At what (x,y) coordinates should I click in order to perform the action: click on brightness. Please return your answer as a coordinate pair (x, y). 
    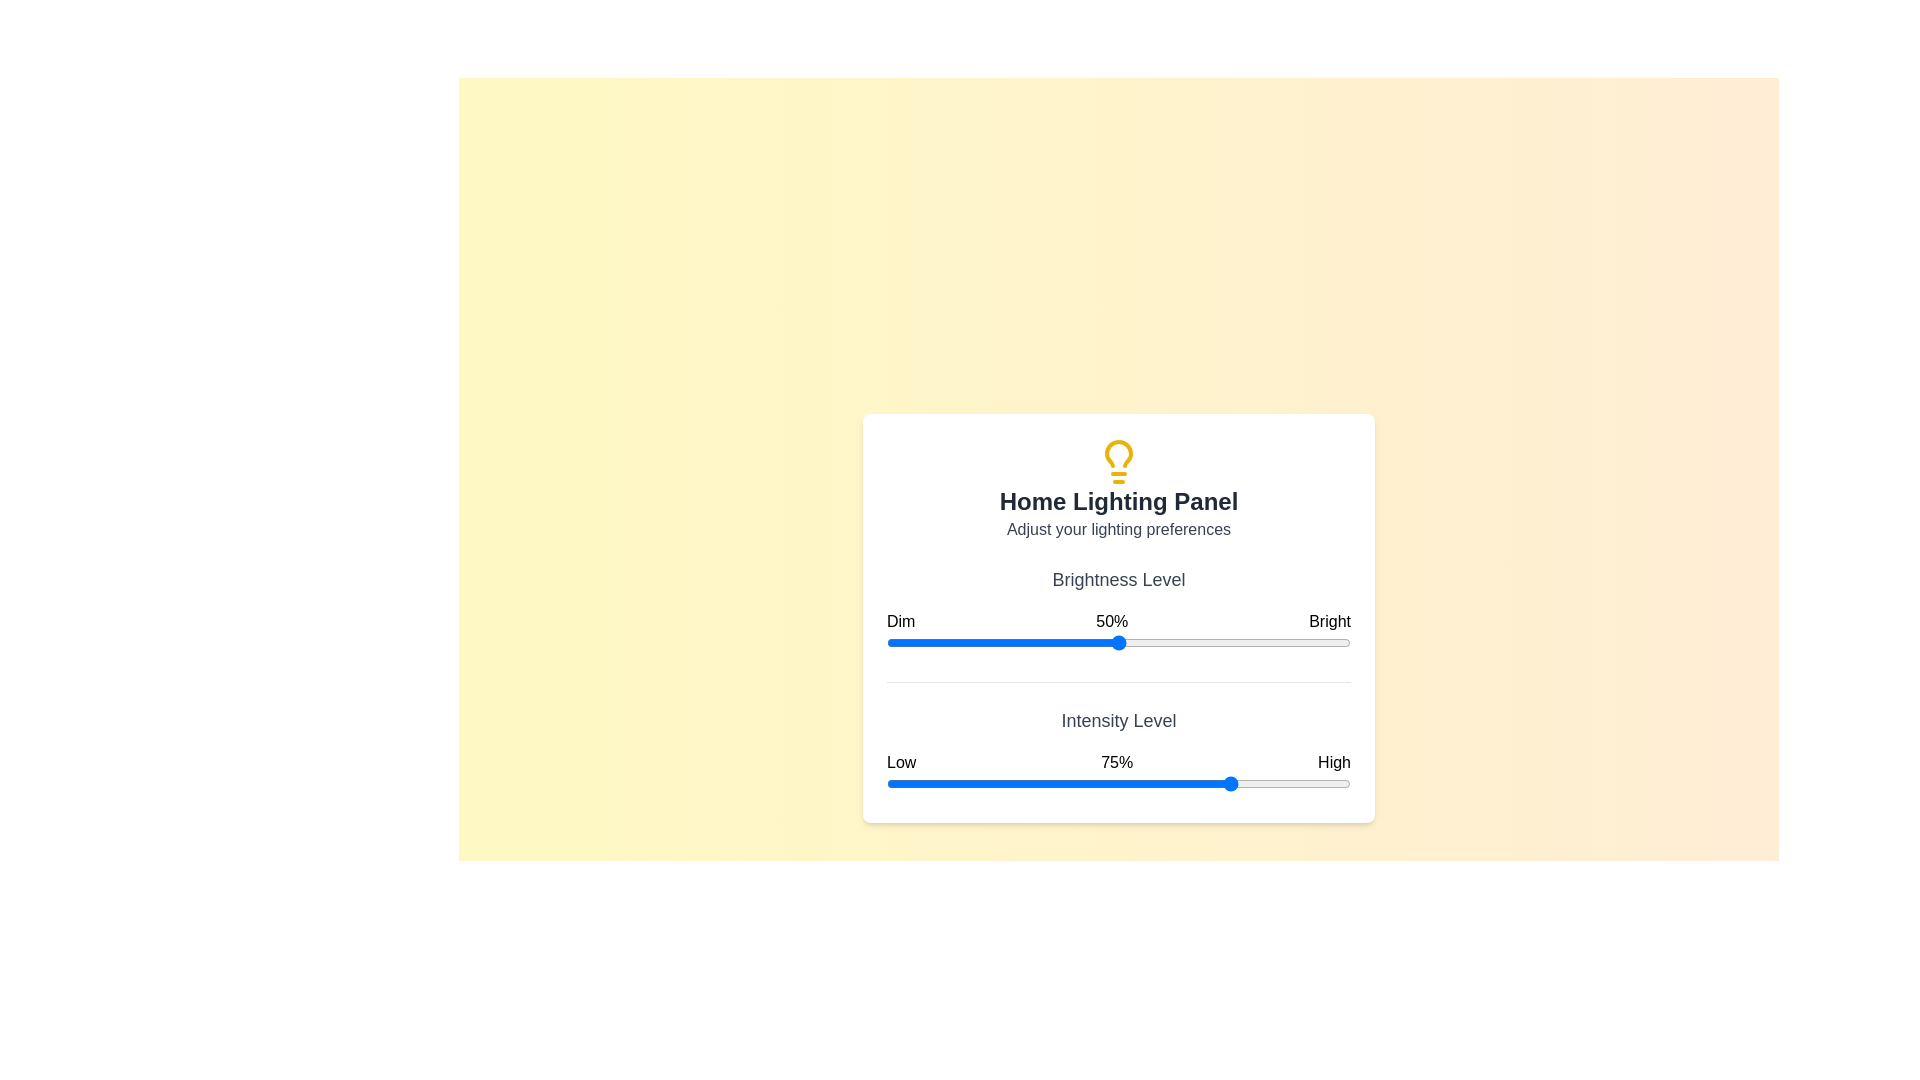
    Looking at the image, I should click on (1309, 642).